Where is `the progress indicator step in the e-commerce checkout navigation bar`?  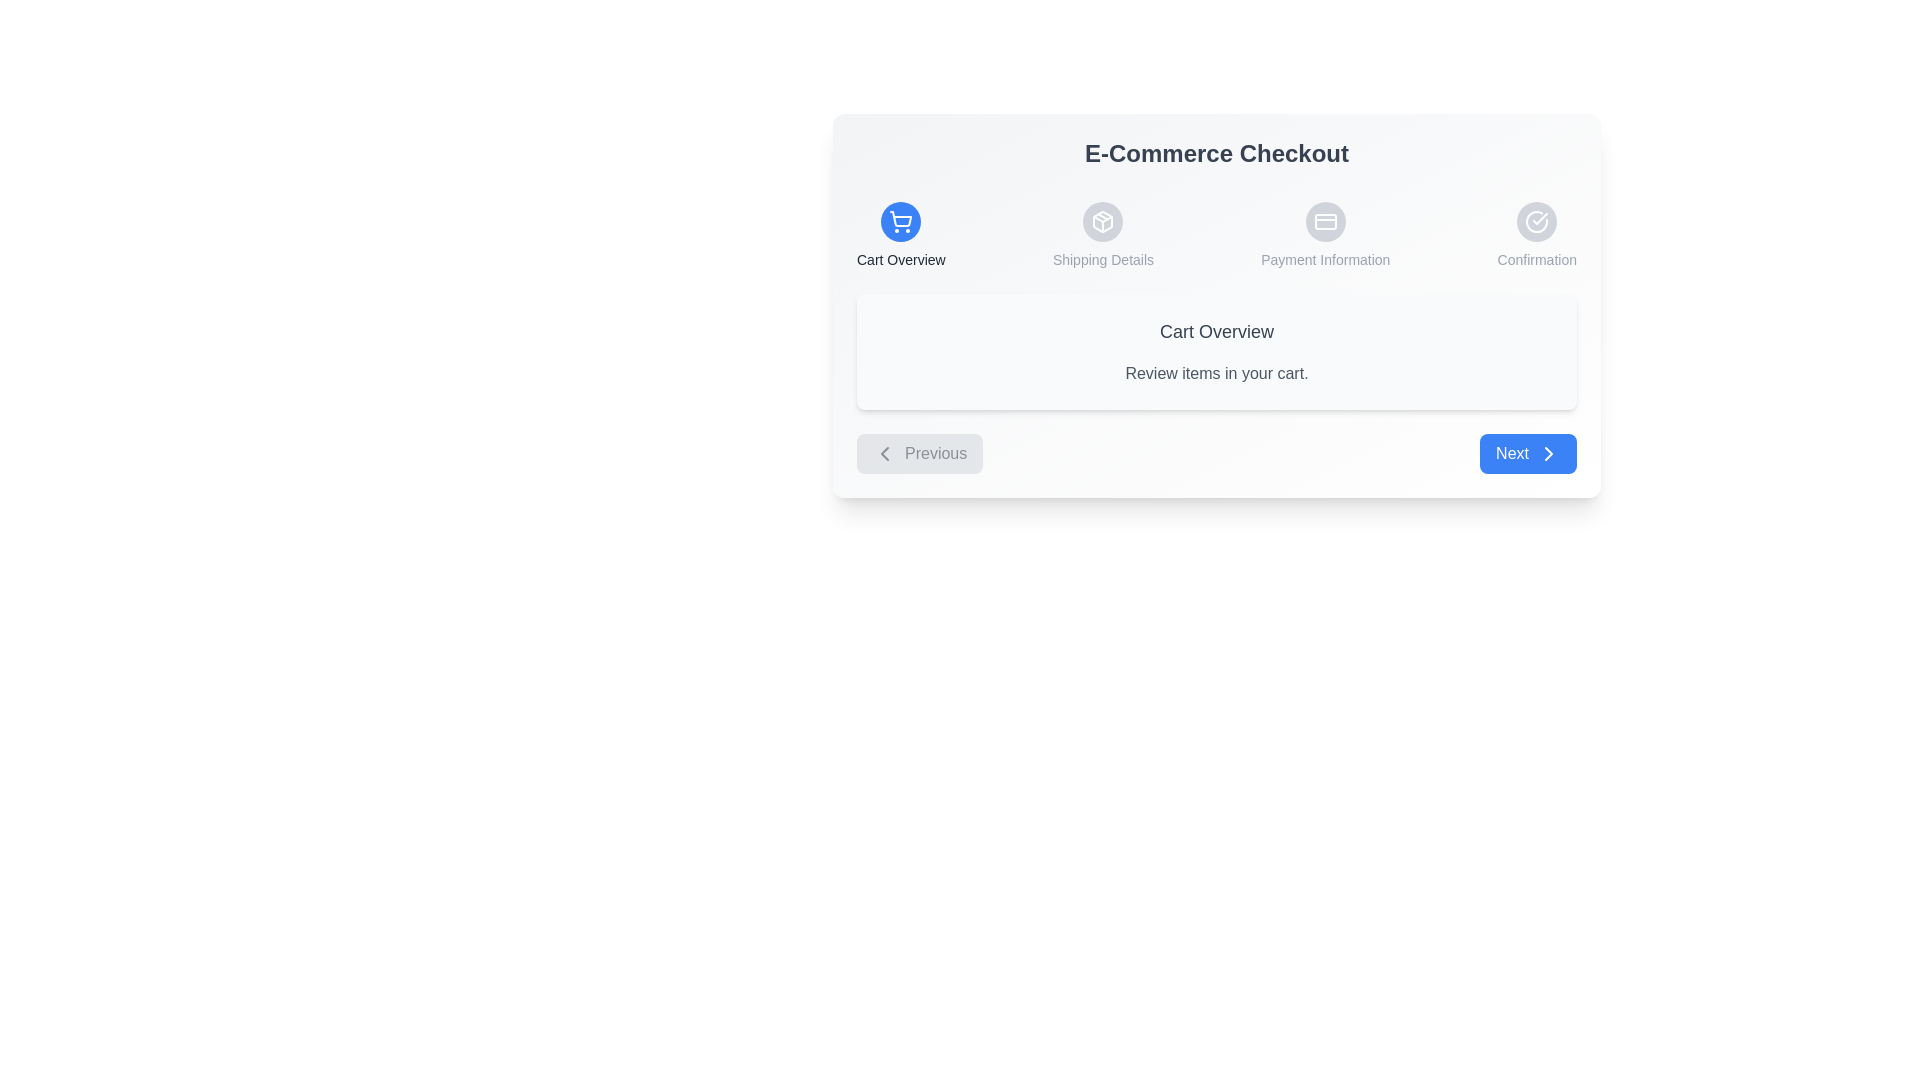 the progress indicator step in the e-commerce checkout navigation bar is located at coordinates (1216, 234).